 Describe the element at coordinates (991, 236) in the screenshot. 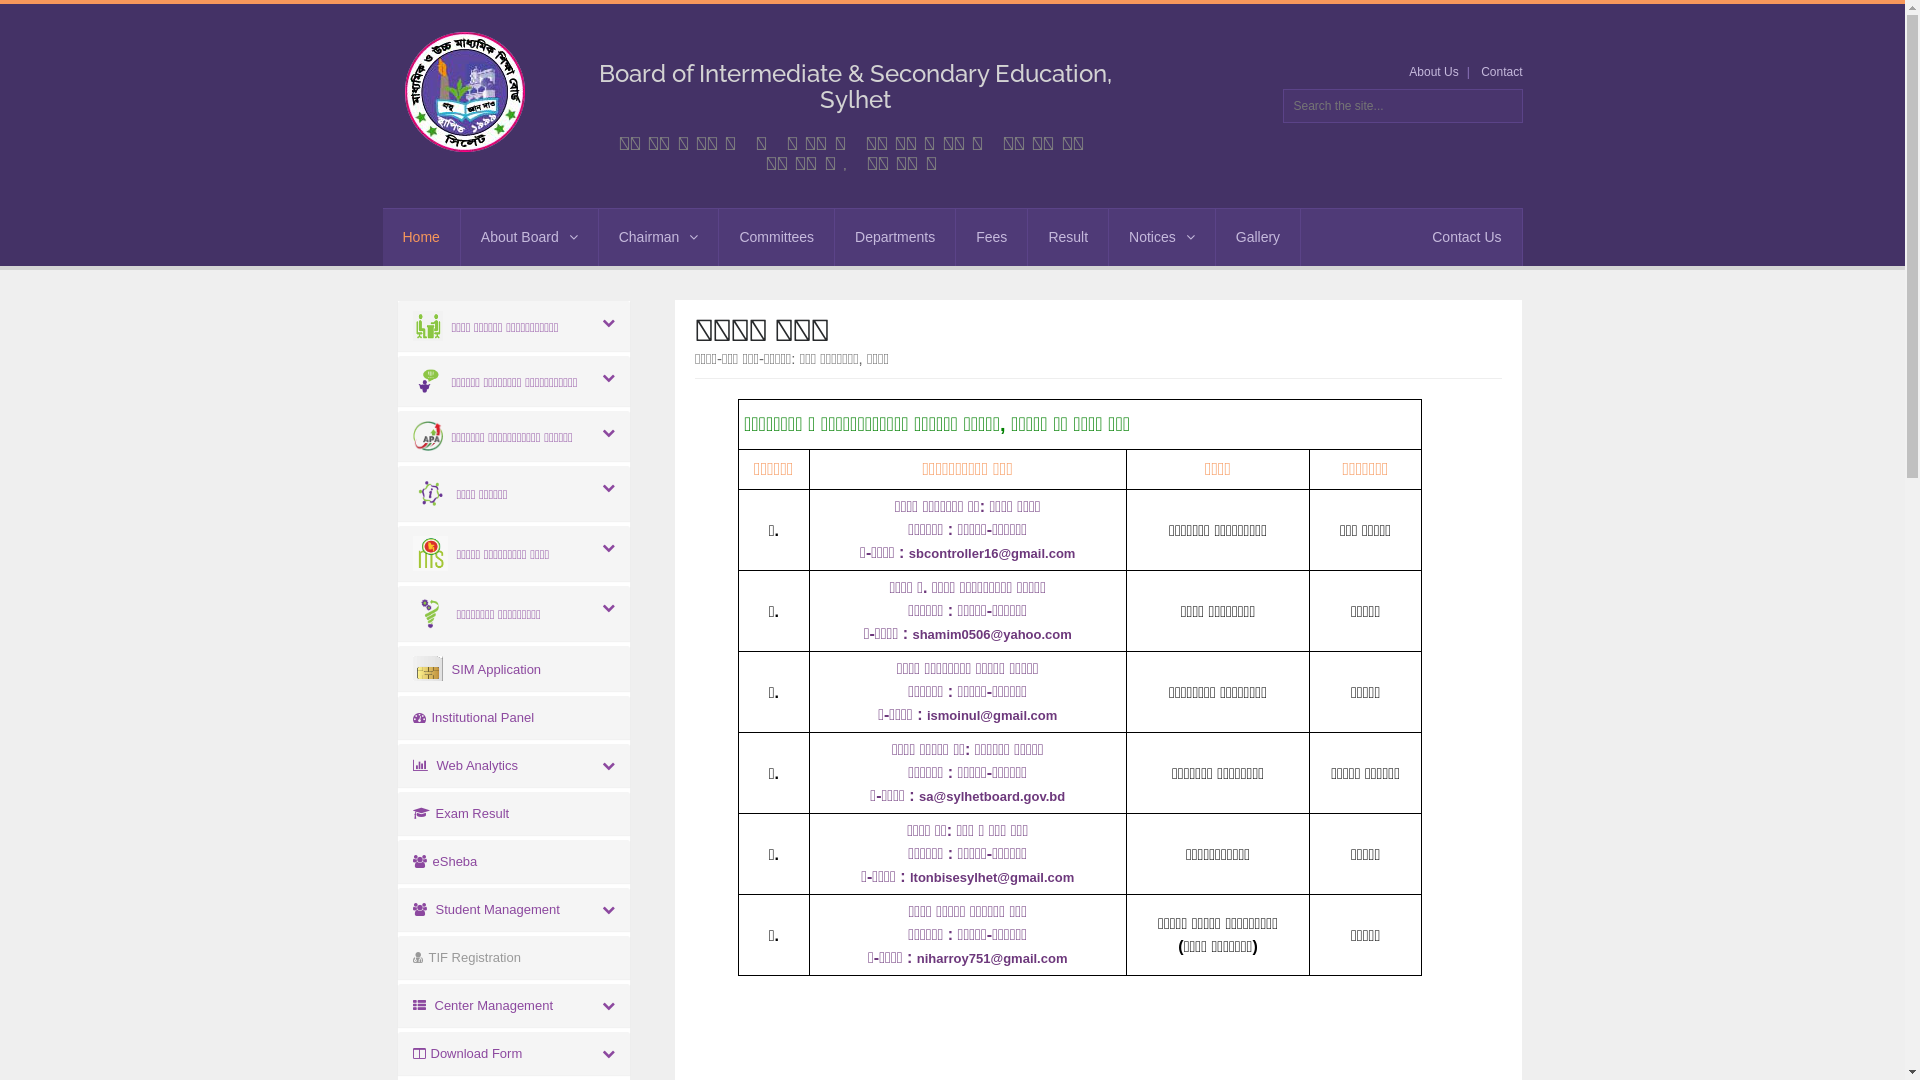

I see `'Fees'` at that location.